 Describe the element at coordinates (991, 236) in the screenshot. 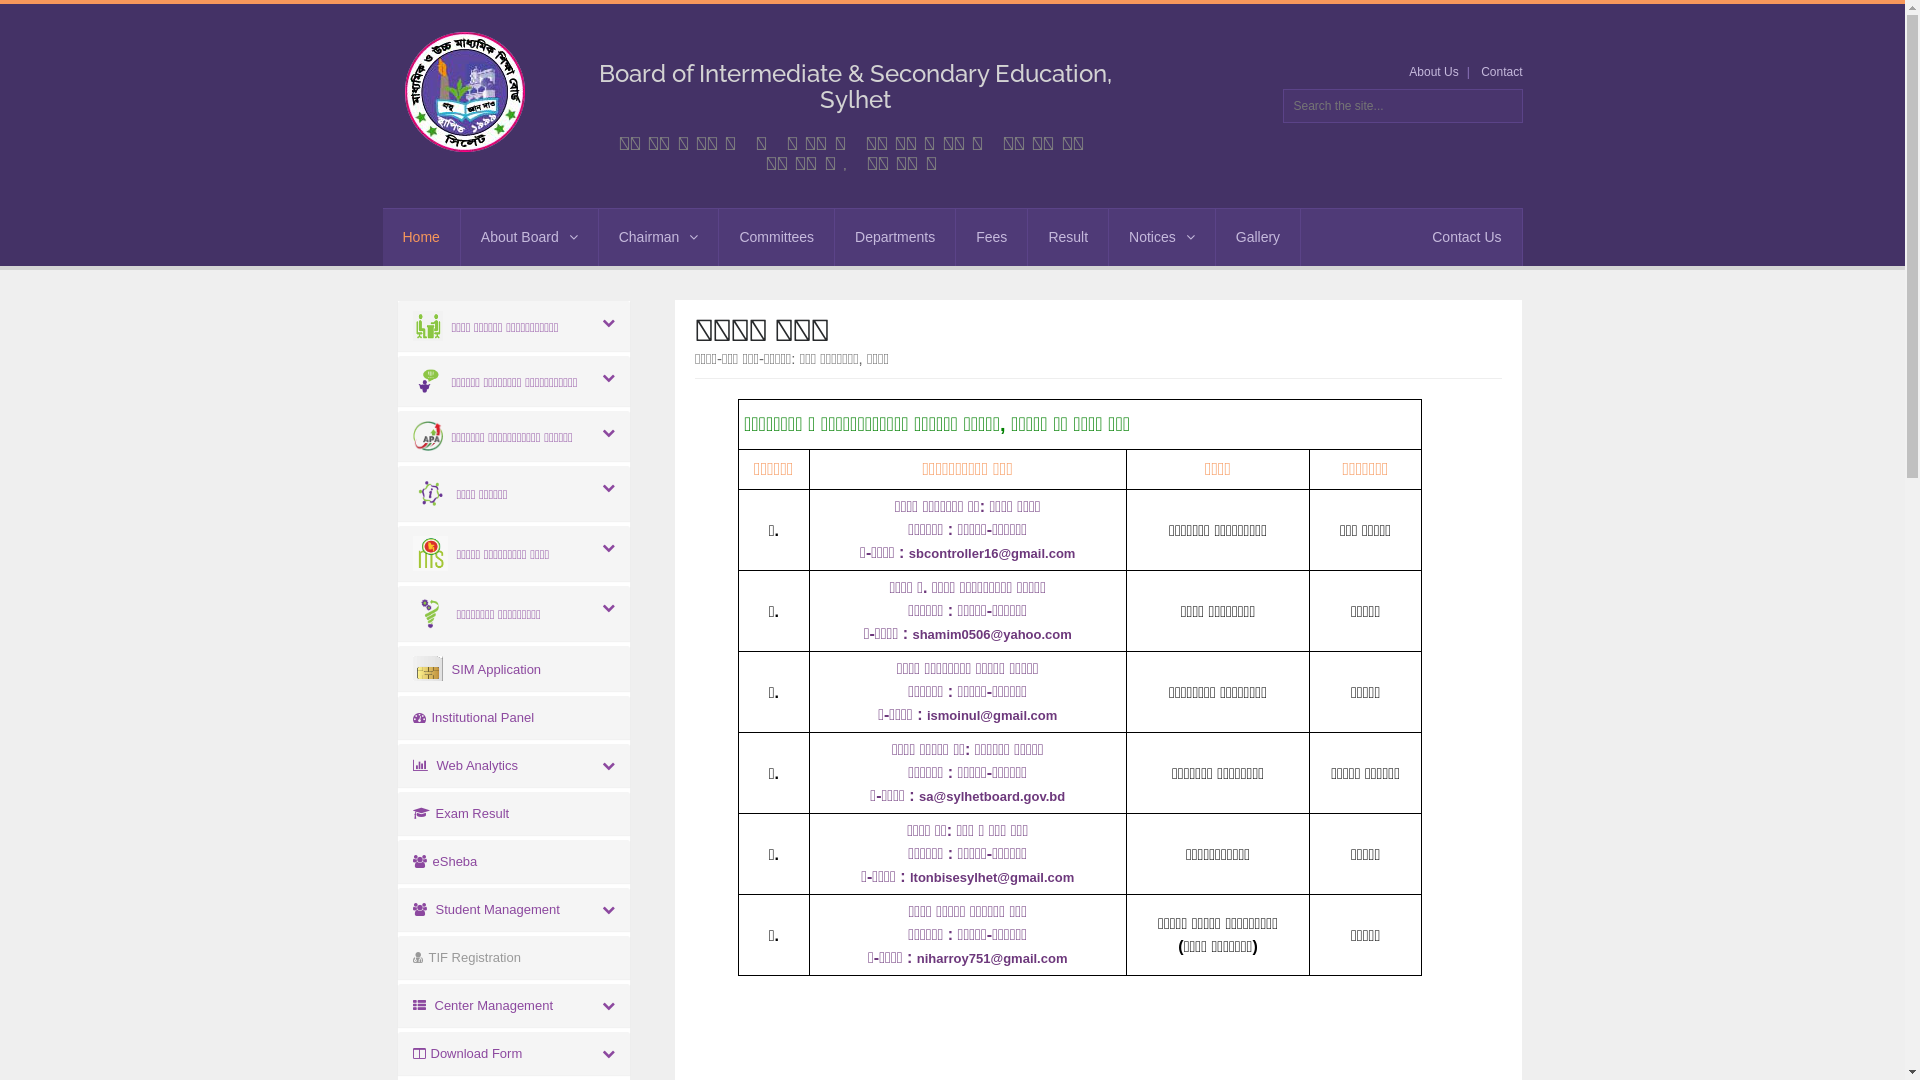

I see `'Fees'` at that location.